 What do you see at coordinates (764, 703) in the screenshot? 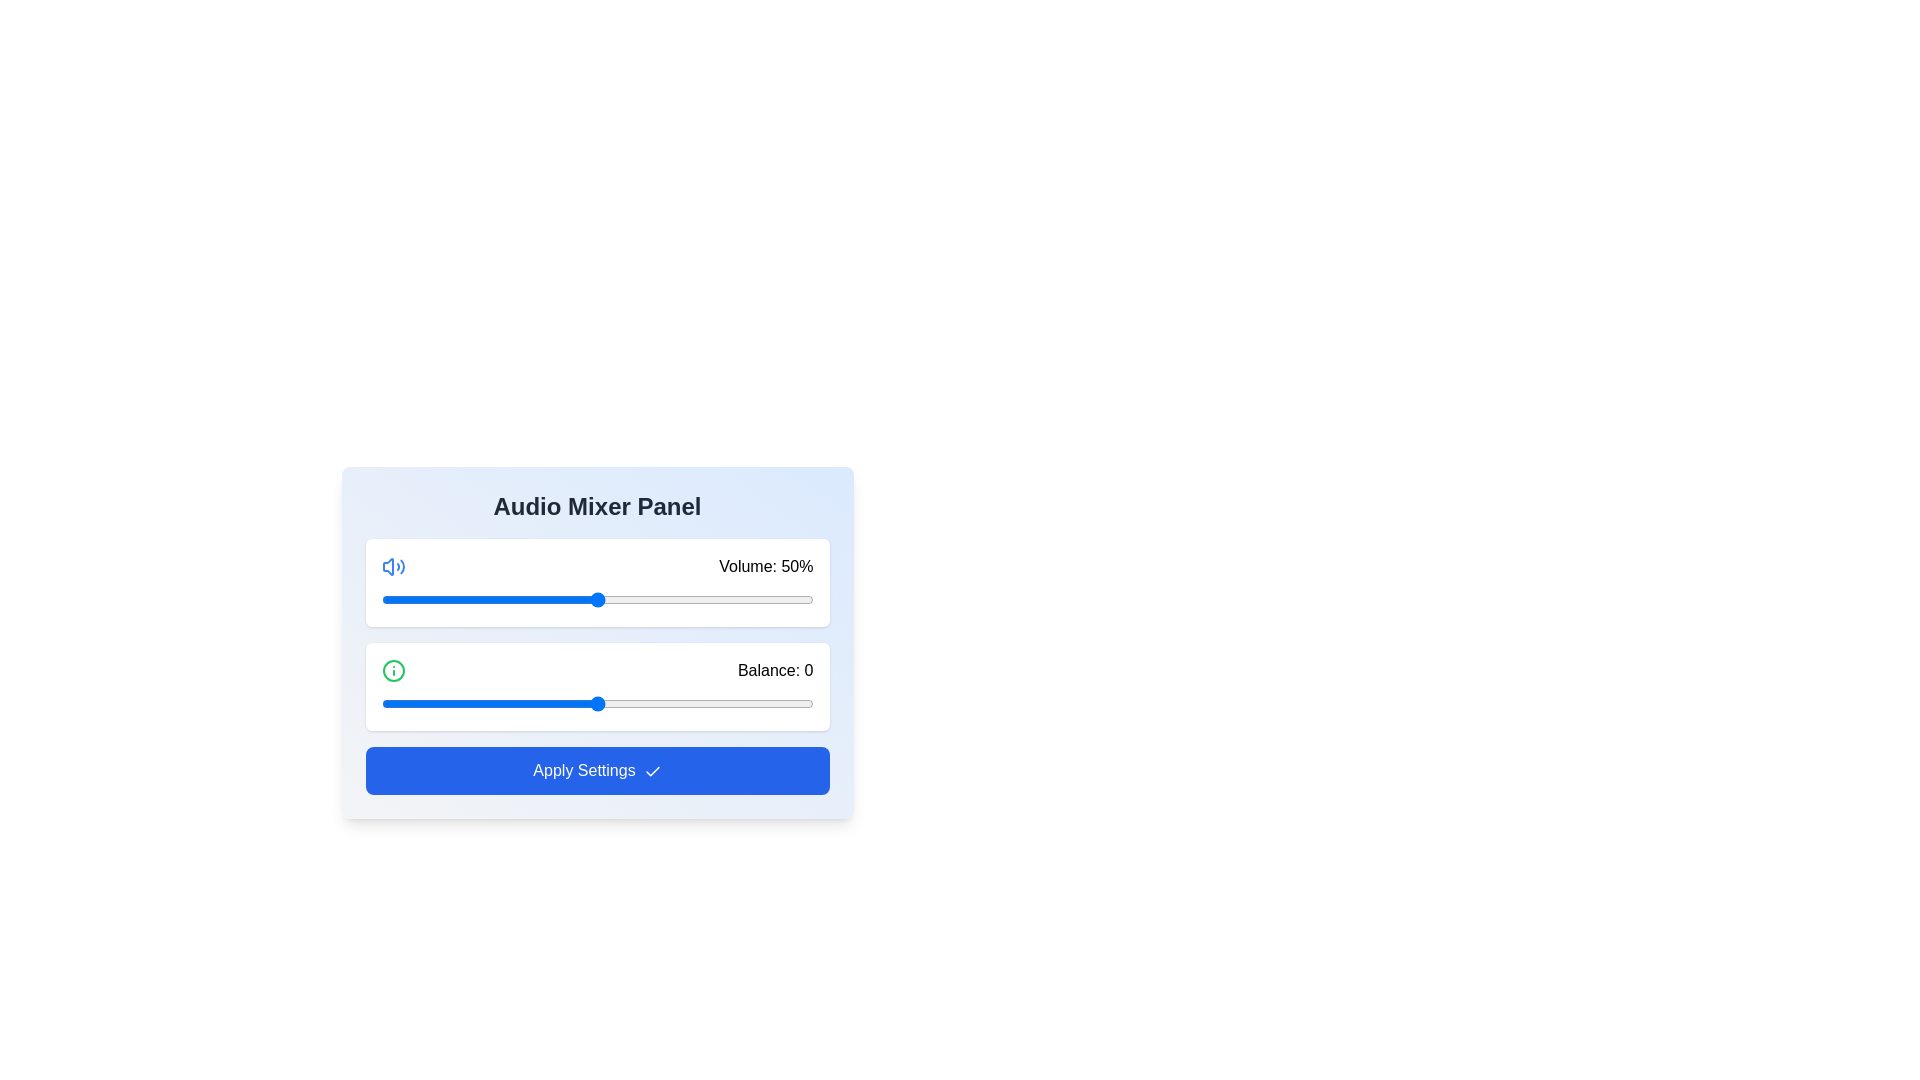
I see `the balance slider to set the balance to 39` at bounding box center [764, 703].